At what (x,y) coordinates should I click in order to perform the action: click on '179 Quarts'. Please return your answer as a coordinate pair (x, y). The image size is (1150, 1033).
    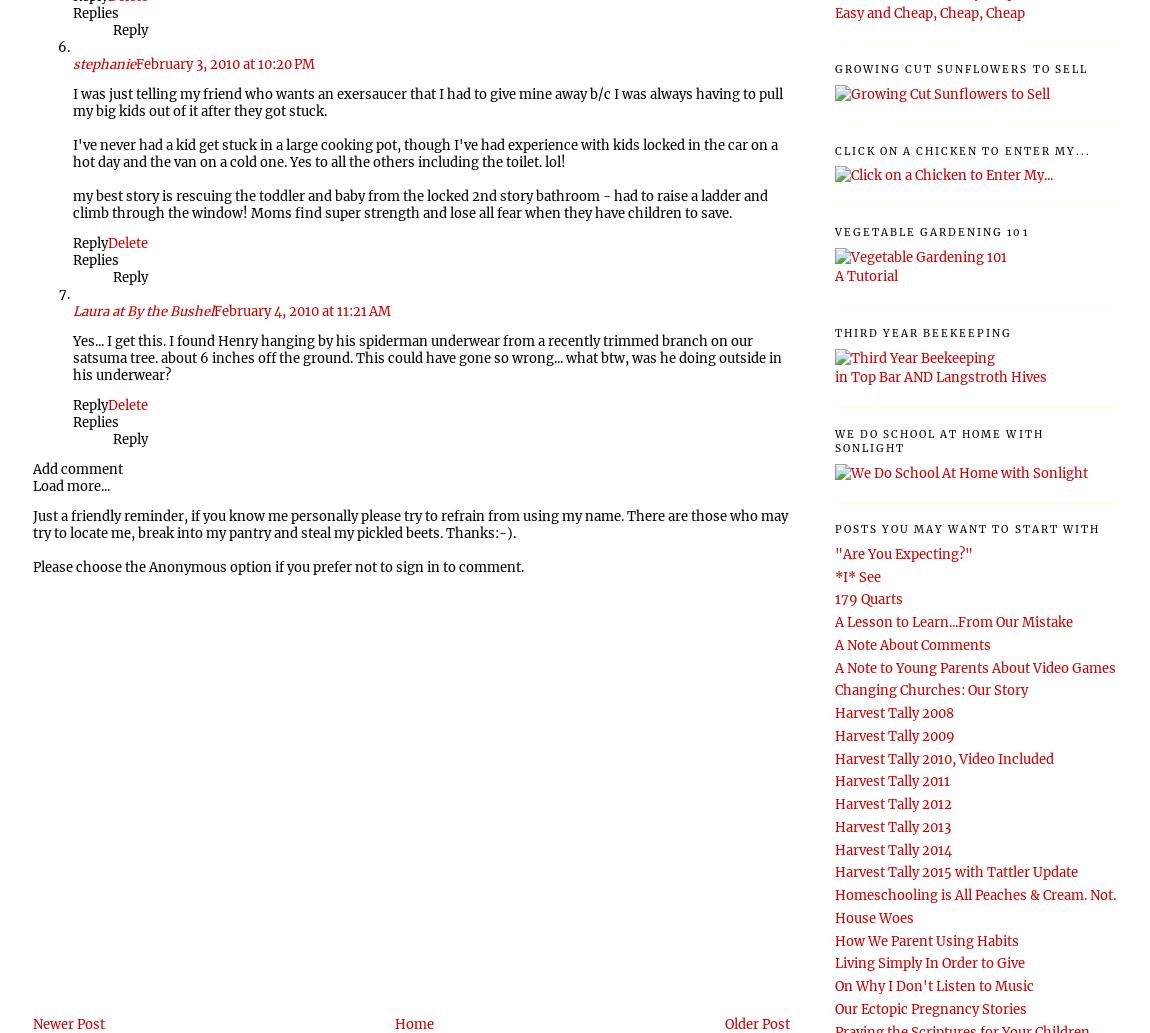
    Looking at the image, I should click on (868, 598).